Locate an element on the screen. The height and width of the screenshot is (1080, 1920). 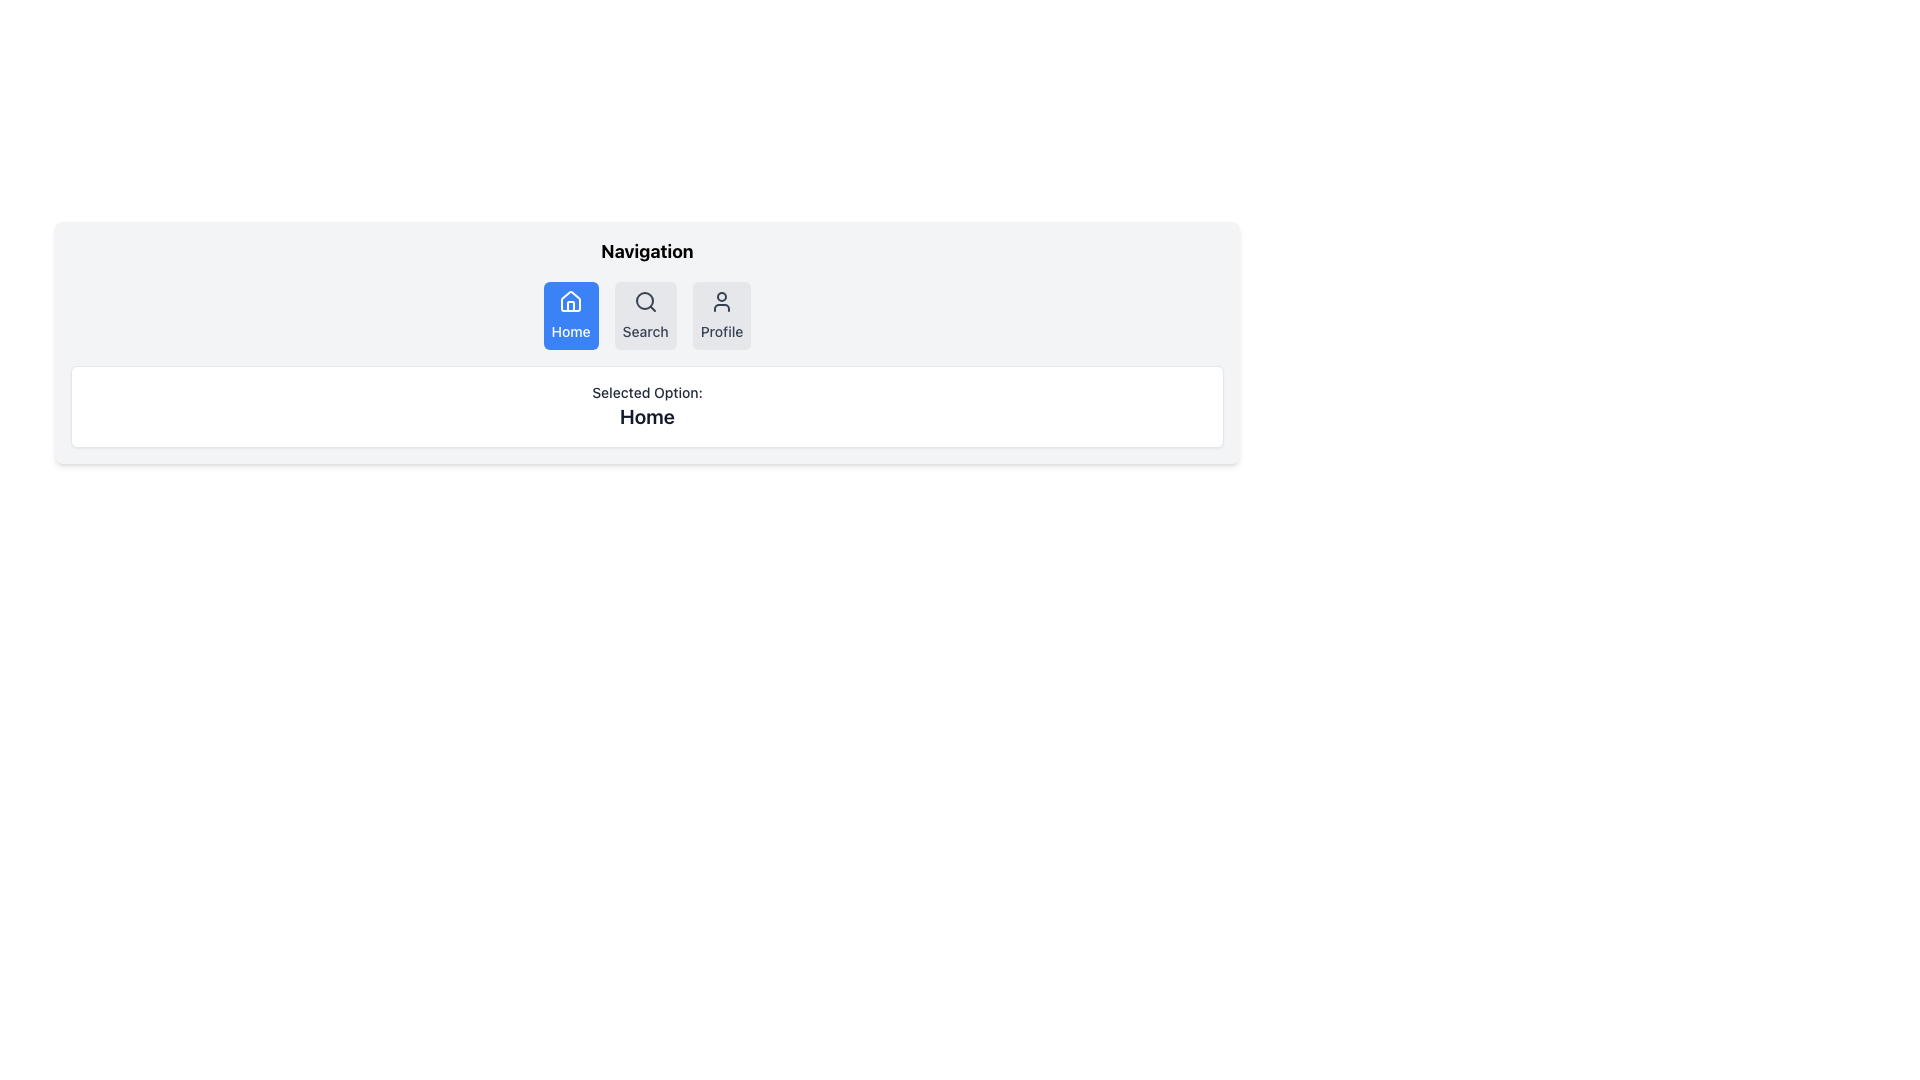
the 'Search' button, which is a square button with rounded corners located between the 'Home' and 'Profile' buttons in the navigation bar is located at coordinates (645, 315).